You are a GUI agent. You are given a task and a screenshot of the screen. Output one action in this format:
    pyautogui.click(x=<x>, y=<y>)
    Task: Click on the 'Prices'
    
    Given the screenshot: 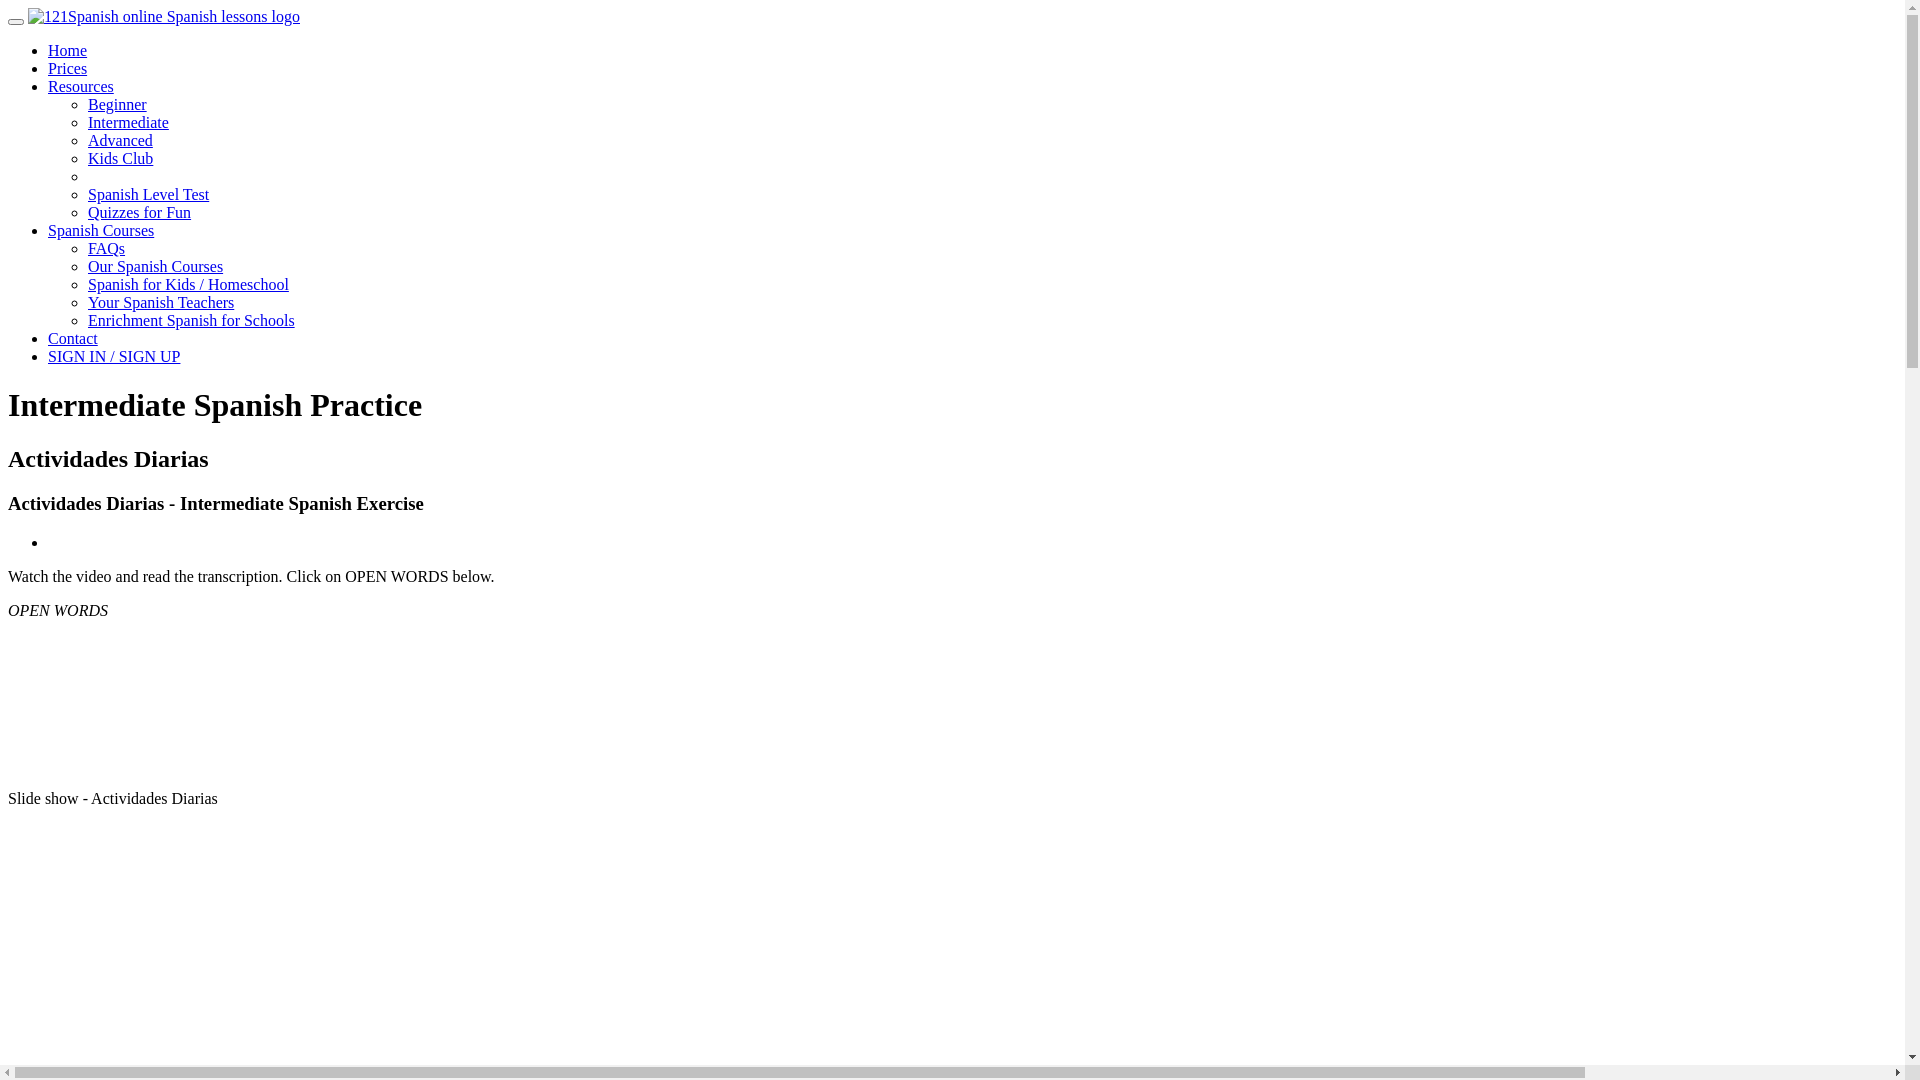 What is the action you would take?
    pyautogui.click(x=67, y=67)
    